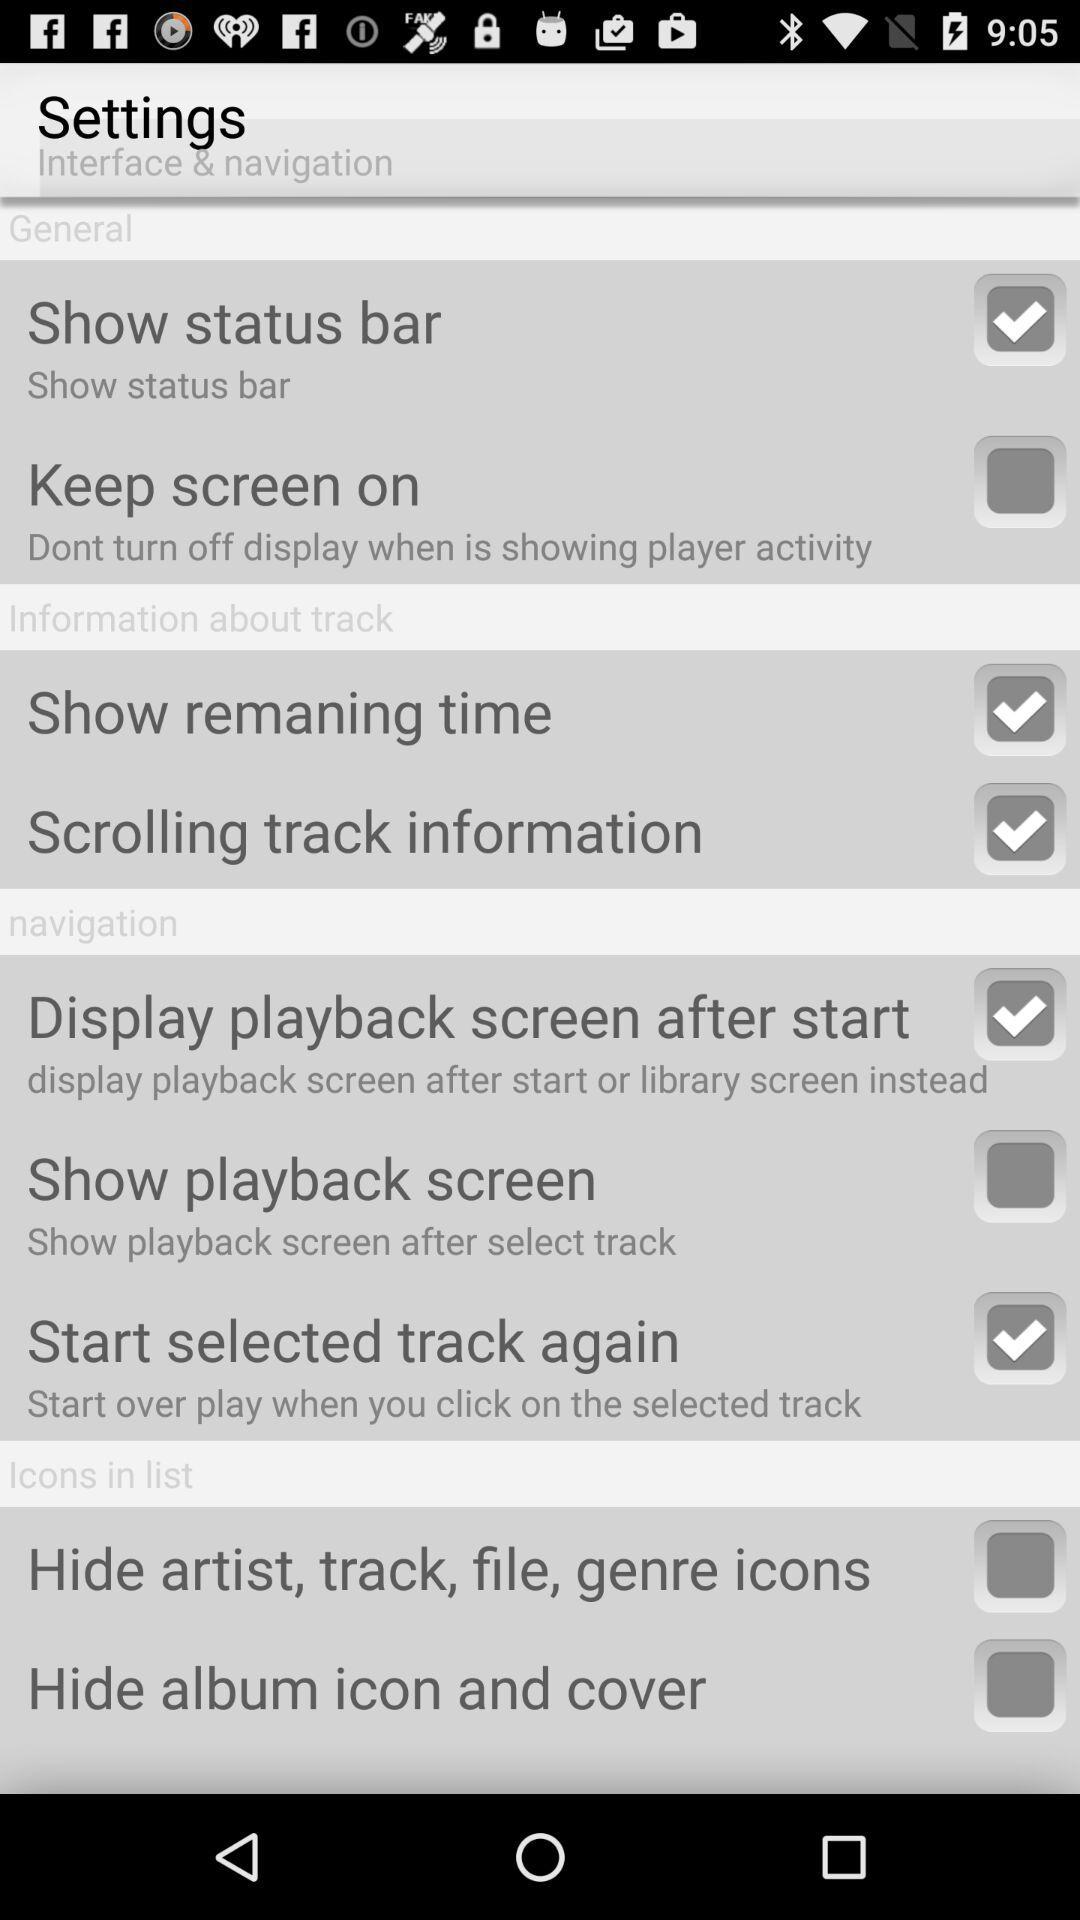 The width and height of the screenshot is (1080, 1920). What do you see at coordinates (1020, 318) in the screenshot?
I see `show status bar` at bounding box center [1020, 318].